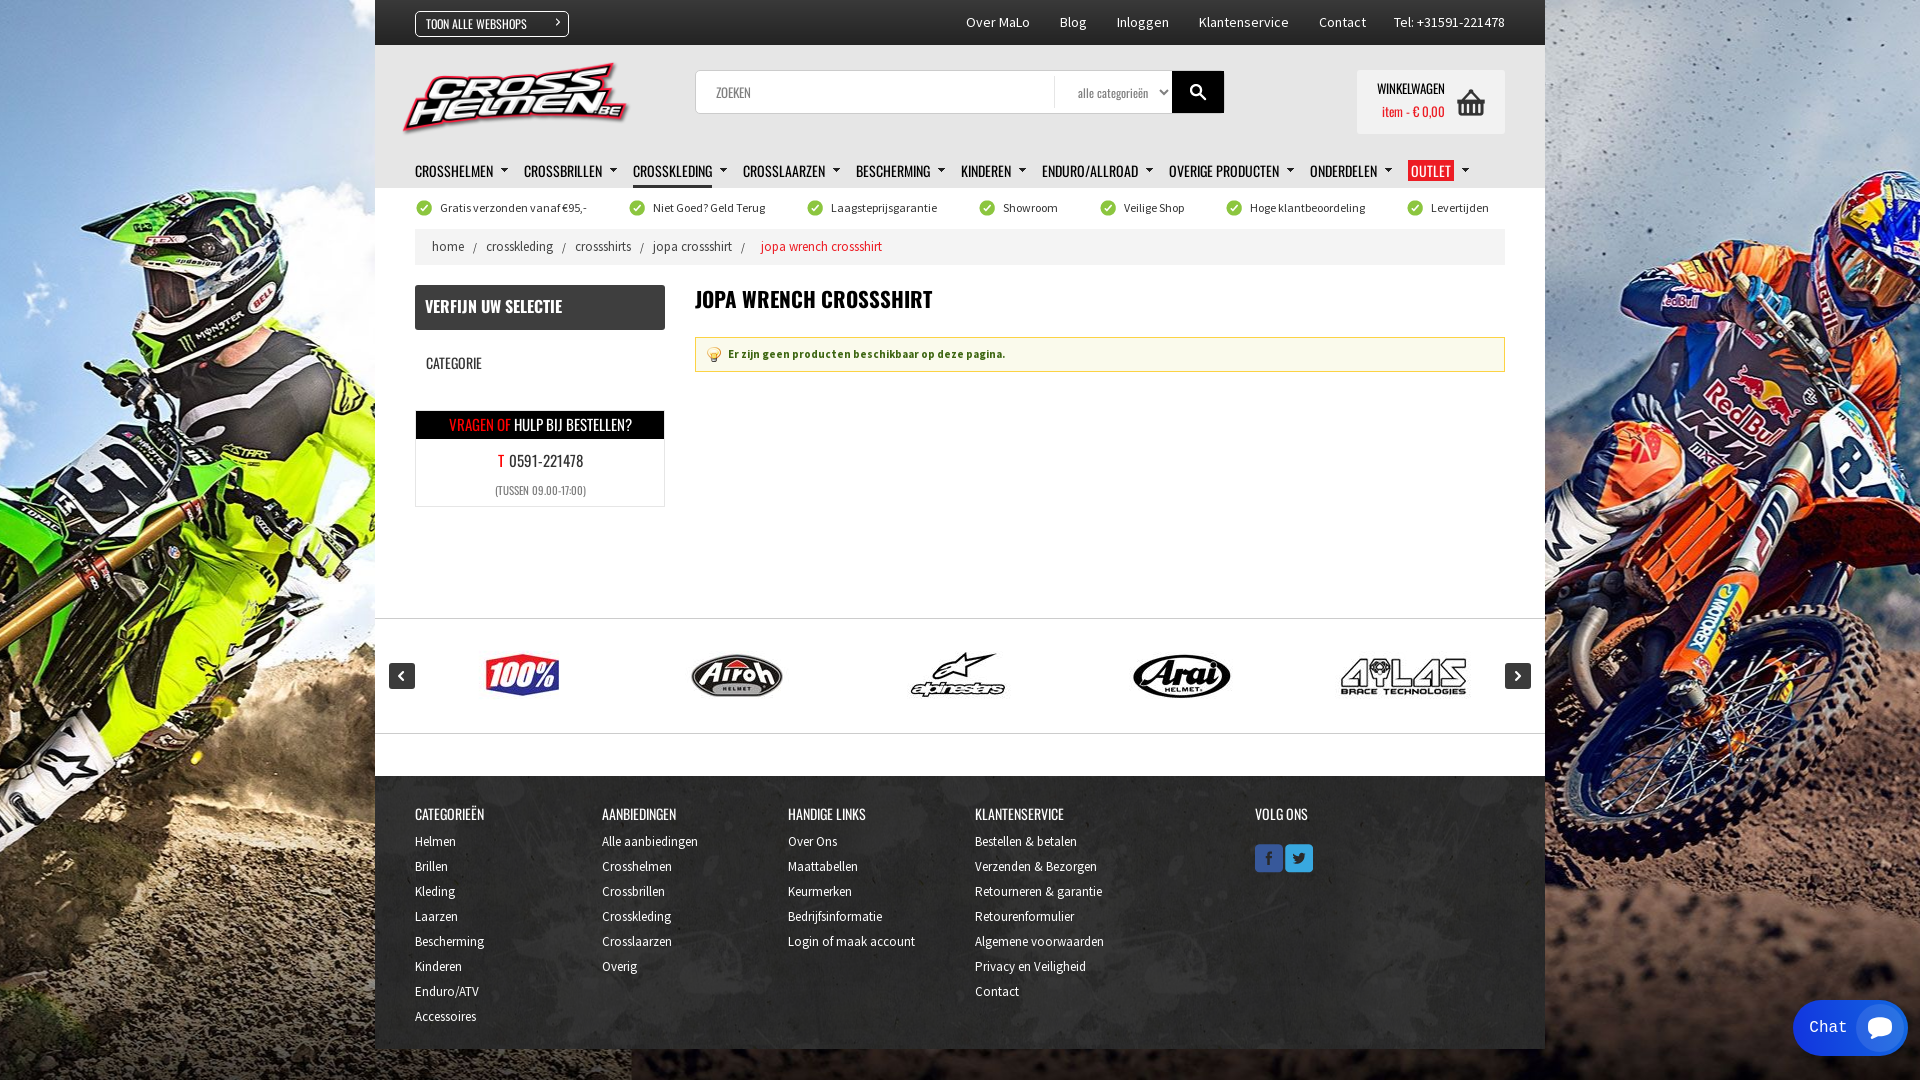  I want to click on 'Retourneren & garantie', so click(1038, 889).